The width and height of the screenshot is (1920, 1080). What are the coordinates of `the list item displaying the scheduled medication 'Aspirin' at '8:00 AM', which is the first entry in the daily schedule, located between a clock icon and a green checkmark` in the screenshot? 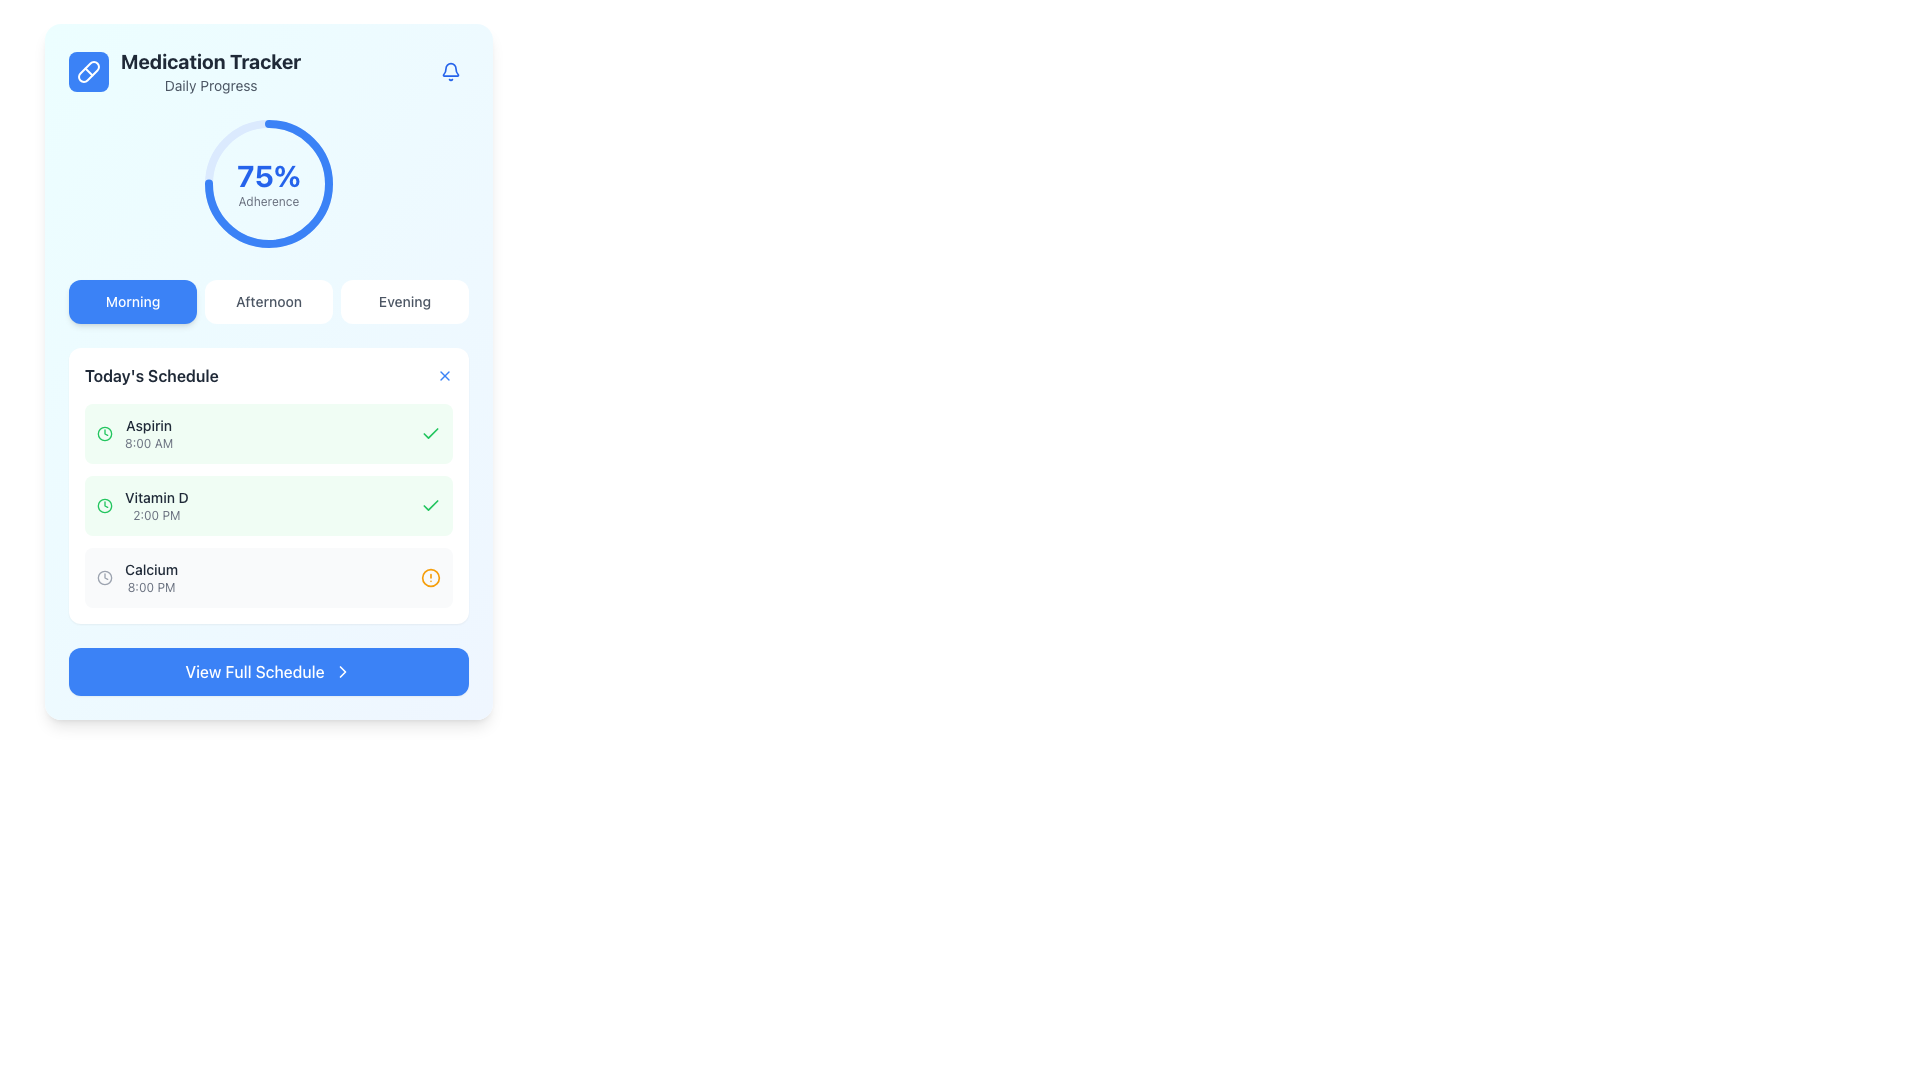 It's located at (134, 433).